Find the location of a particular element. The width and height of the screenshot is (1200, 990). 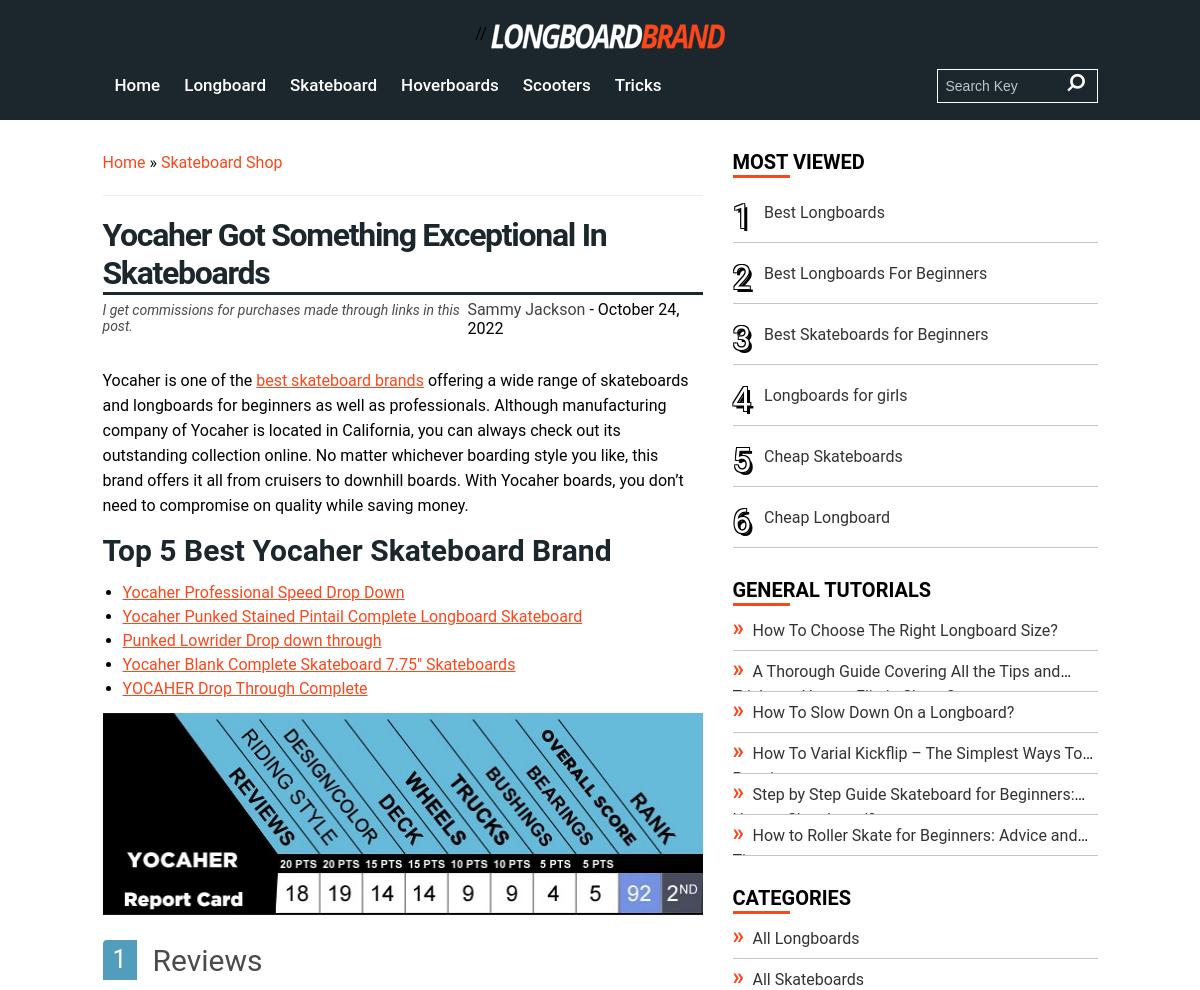

'Best Longboards' is located at coordinates (823, 211).